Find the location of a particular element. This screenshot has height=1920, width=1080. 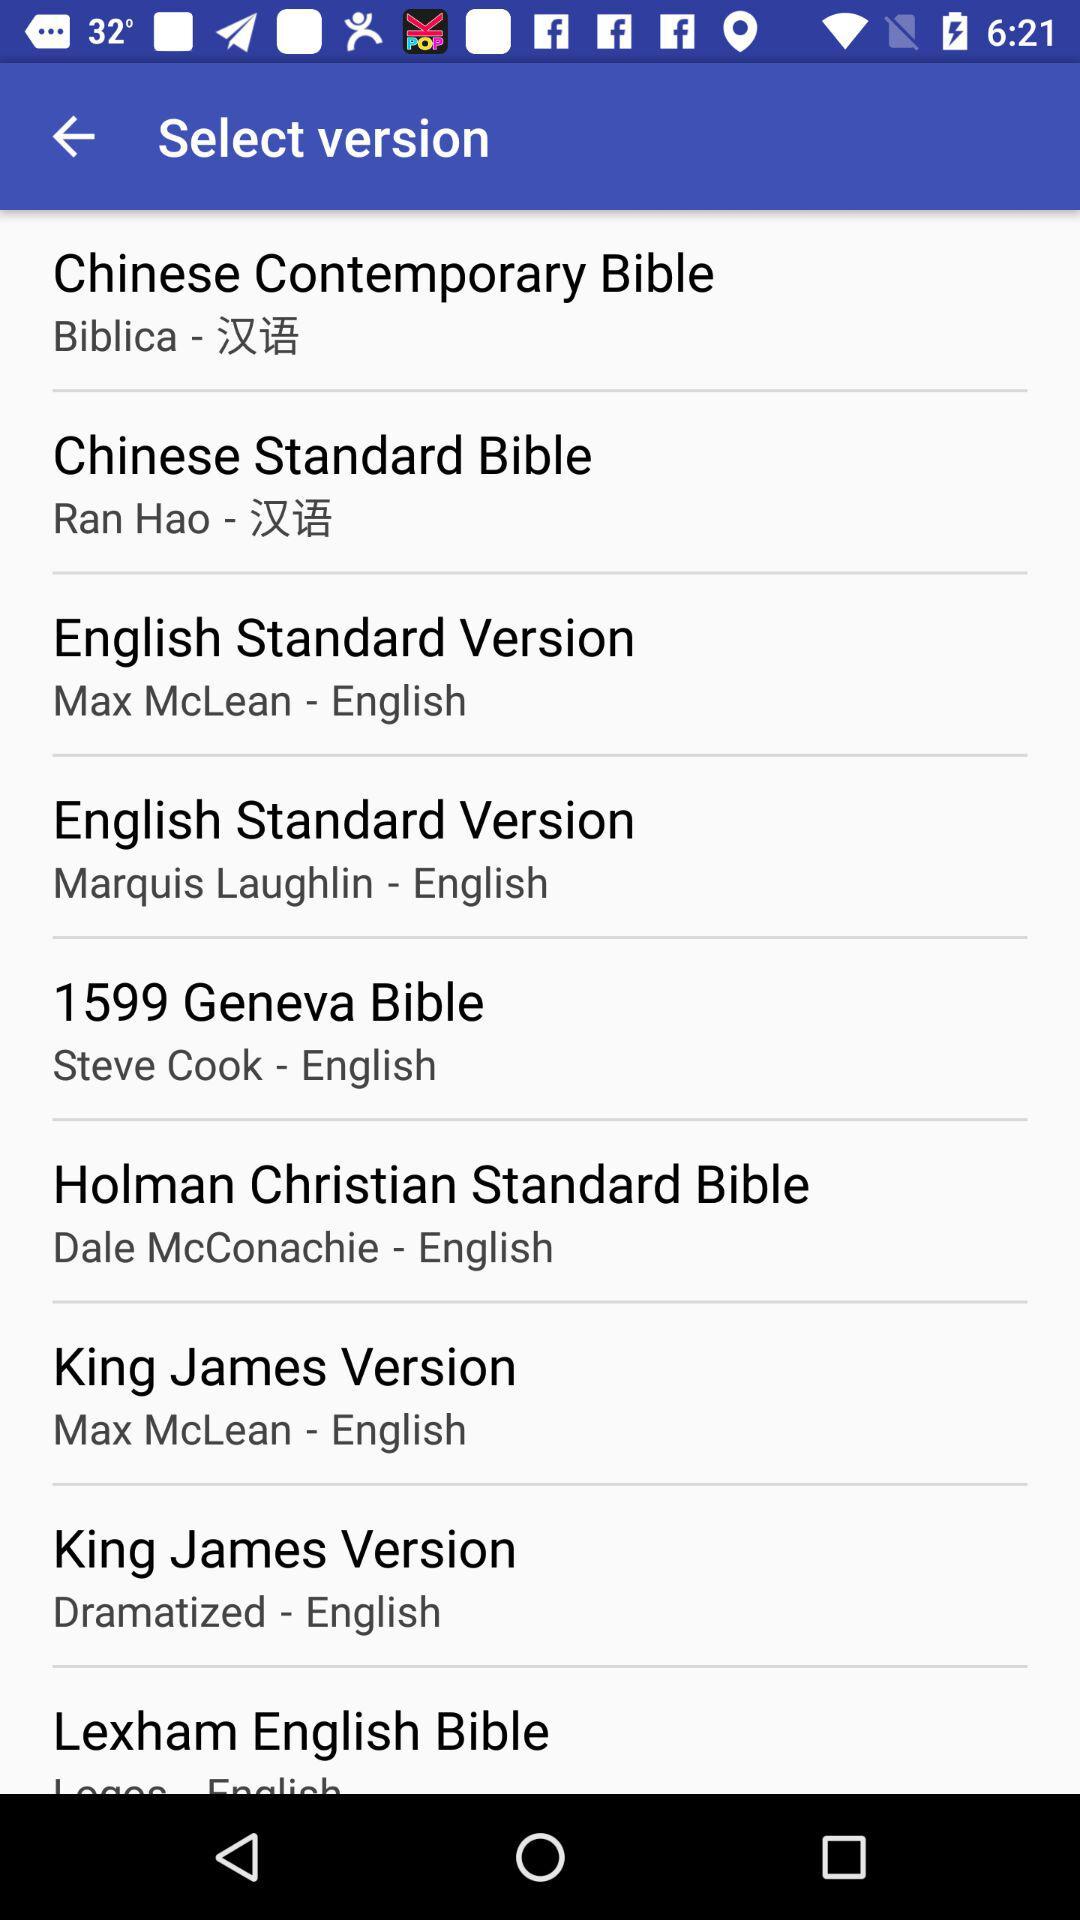

- icon is located at coordinates (398, 1244).